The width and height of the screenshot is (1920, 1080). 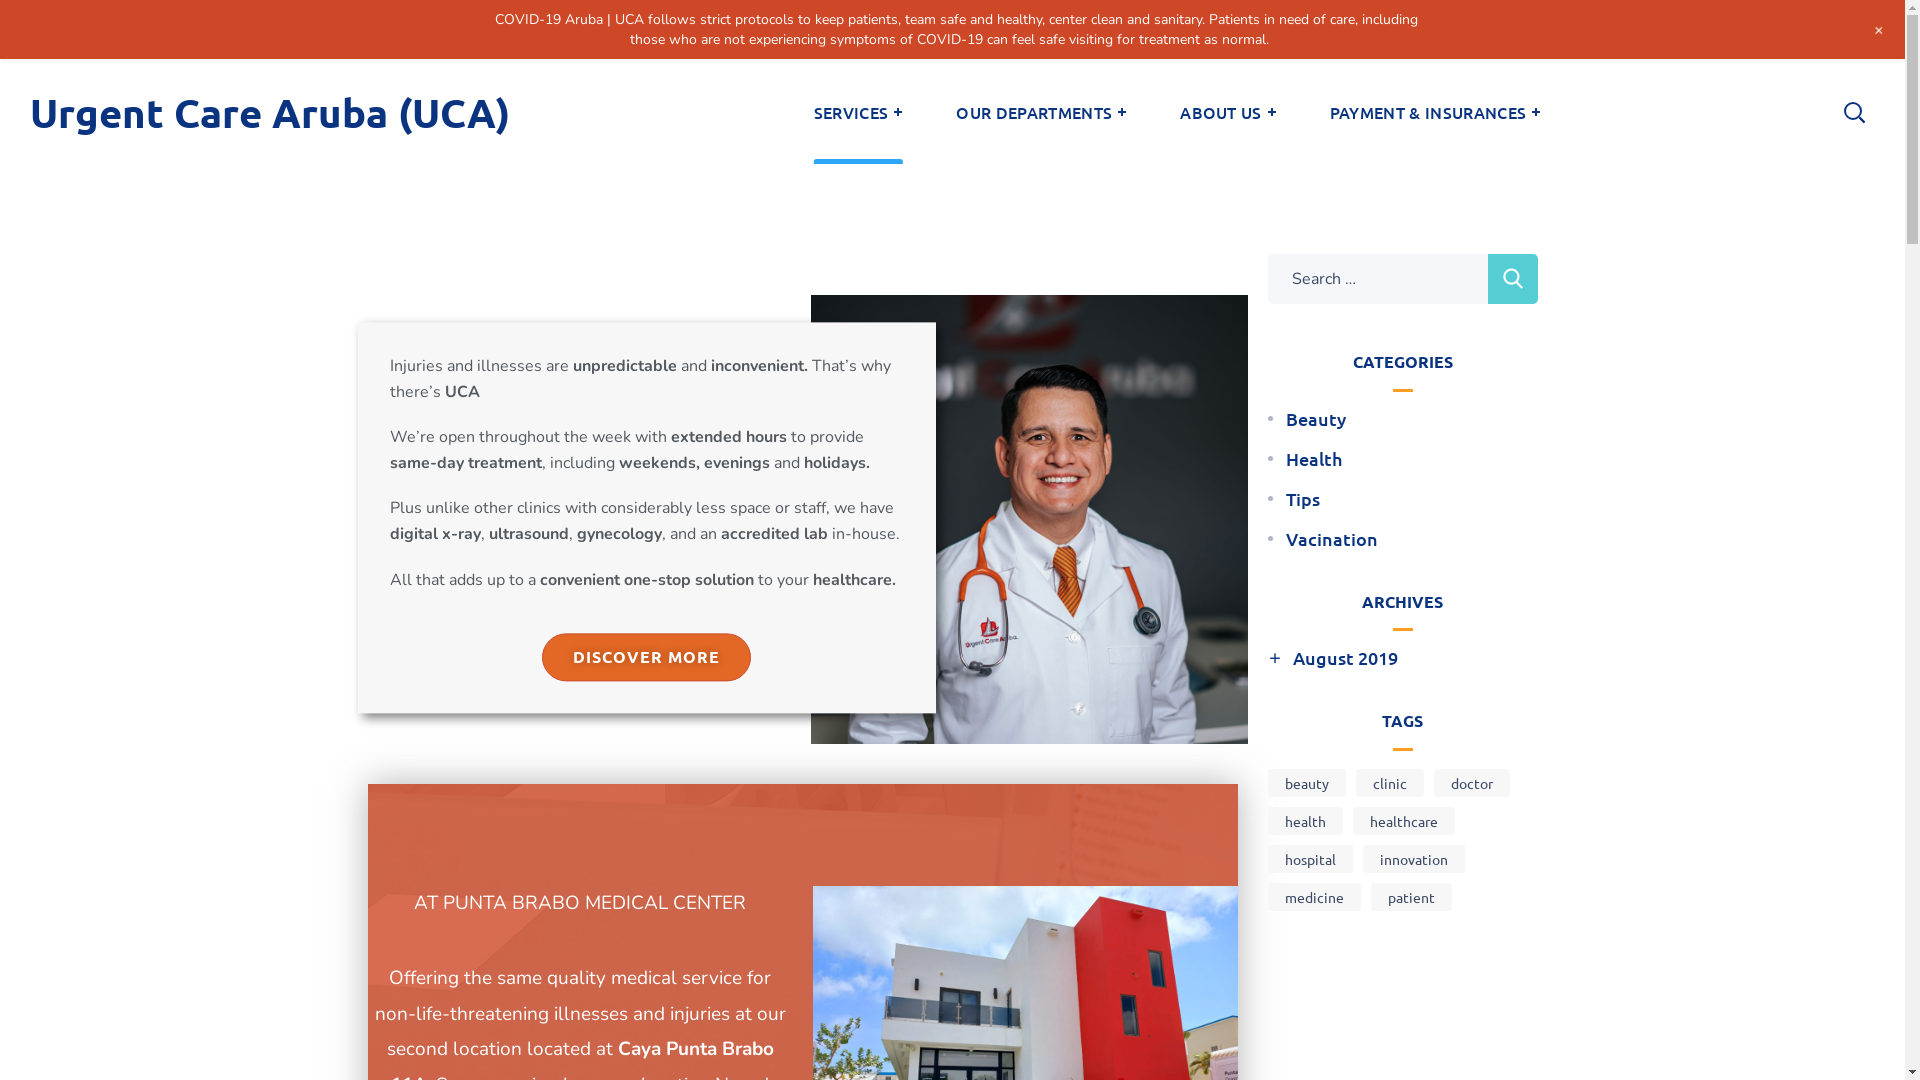 I want to click on 'health', so click(x=1305, y=821).